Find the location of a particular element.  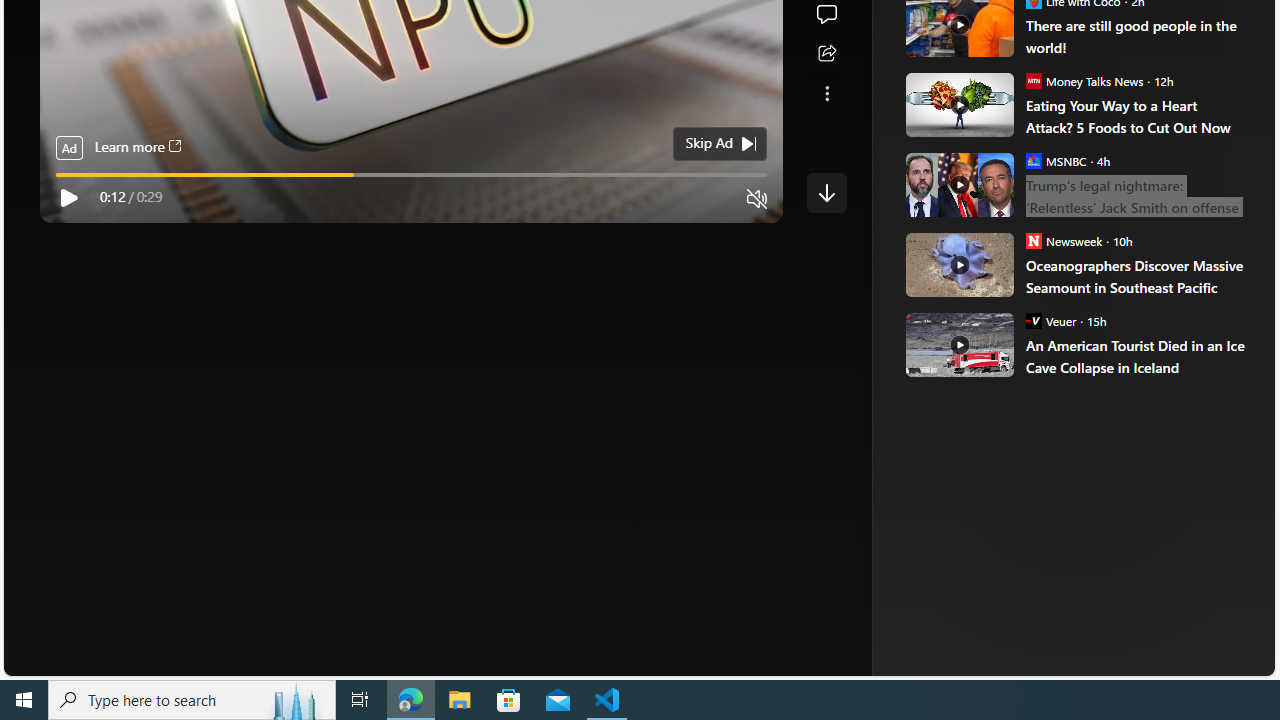

'Money Talks News Money Talks News' is located at coordinates (1083, 79).